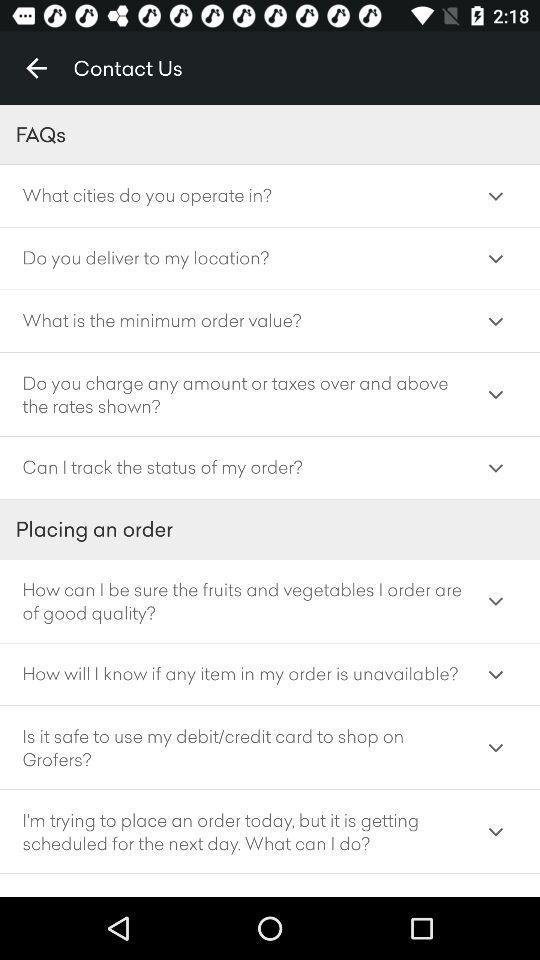  Describe the element at coordinates (36, 68) in the screenshot. I see `icon above the faqs icon` at that location.